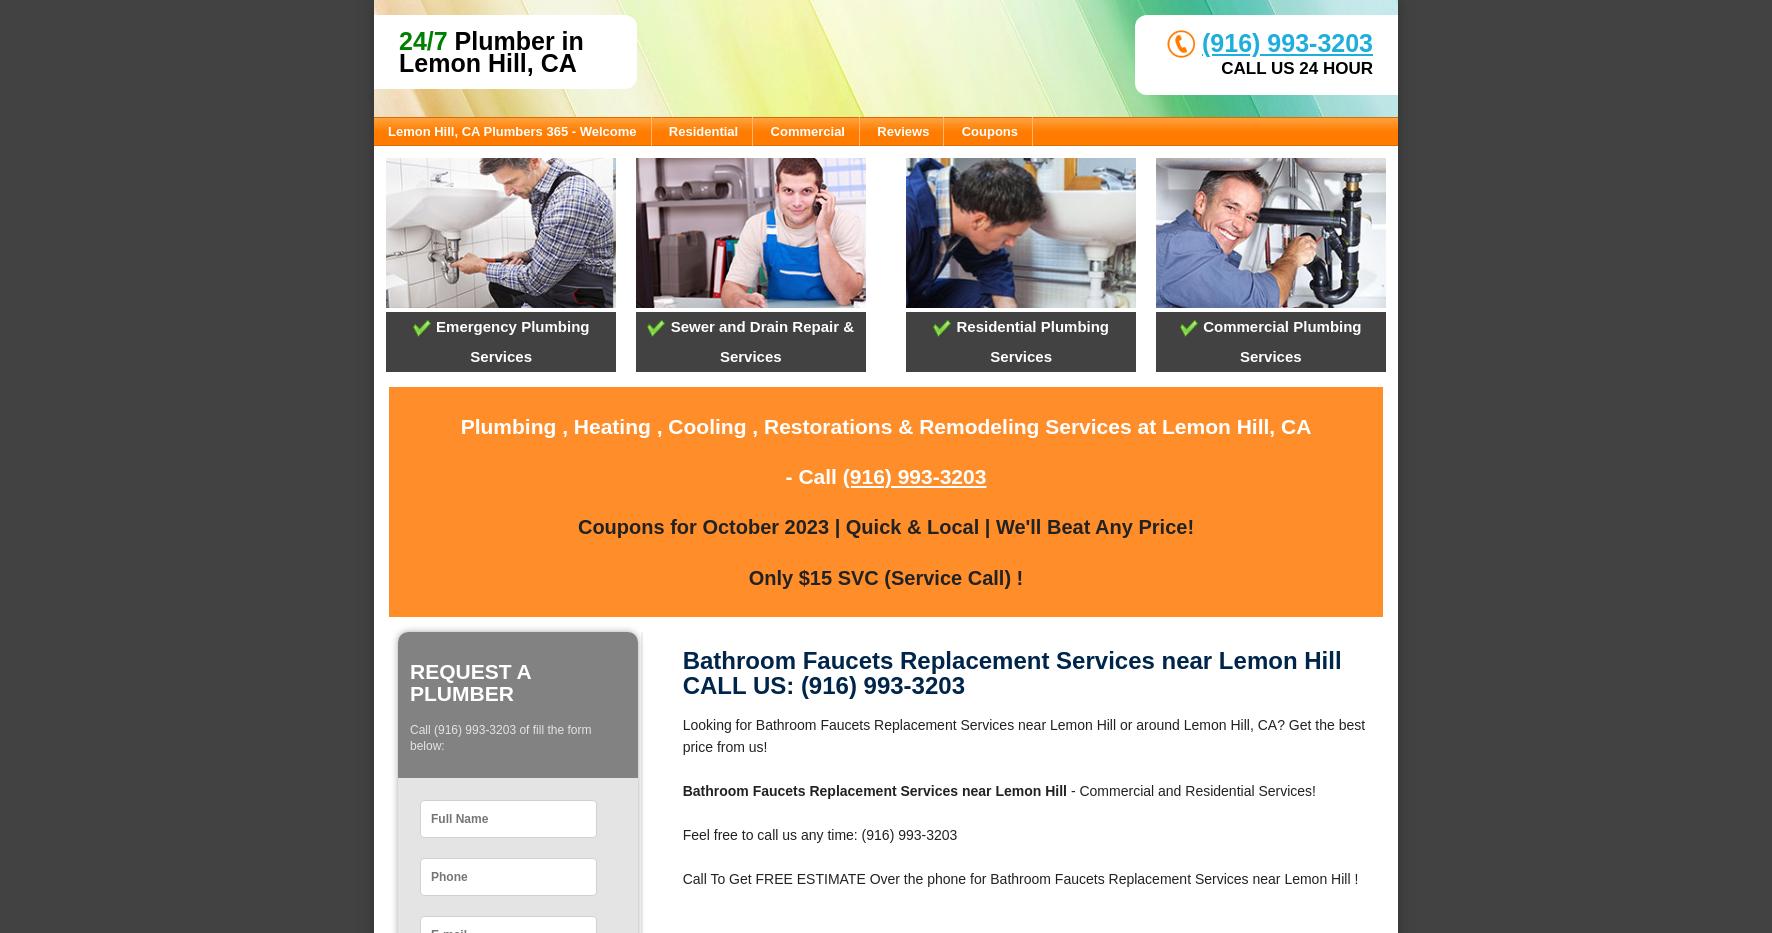 This screenshot has height=933, width=1772. What do you see at coordinates (499, 737) in the screenshot?
I see `'Call (916) 993-3203 of fill the form below:'` at bounding box center [499, 737].